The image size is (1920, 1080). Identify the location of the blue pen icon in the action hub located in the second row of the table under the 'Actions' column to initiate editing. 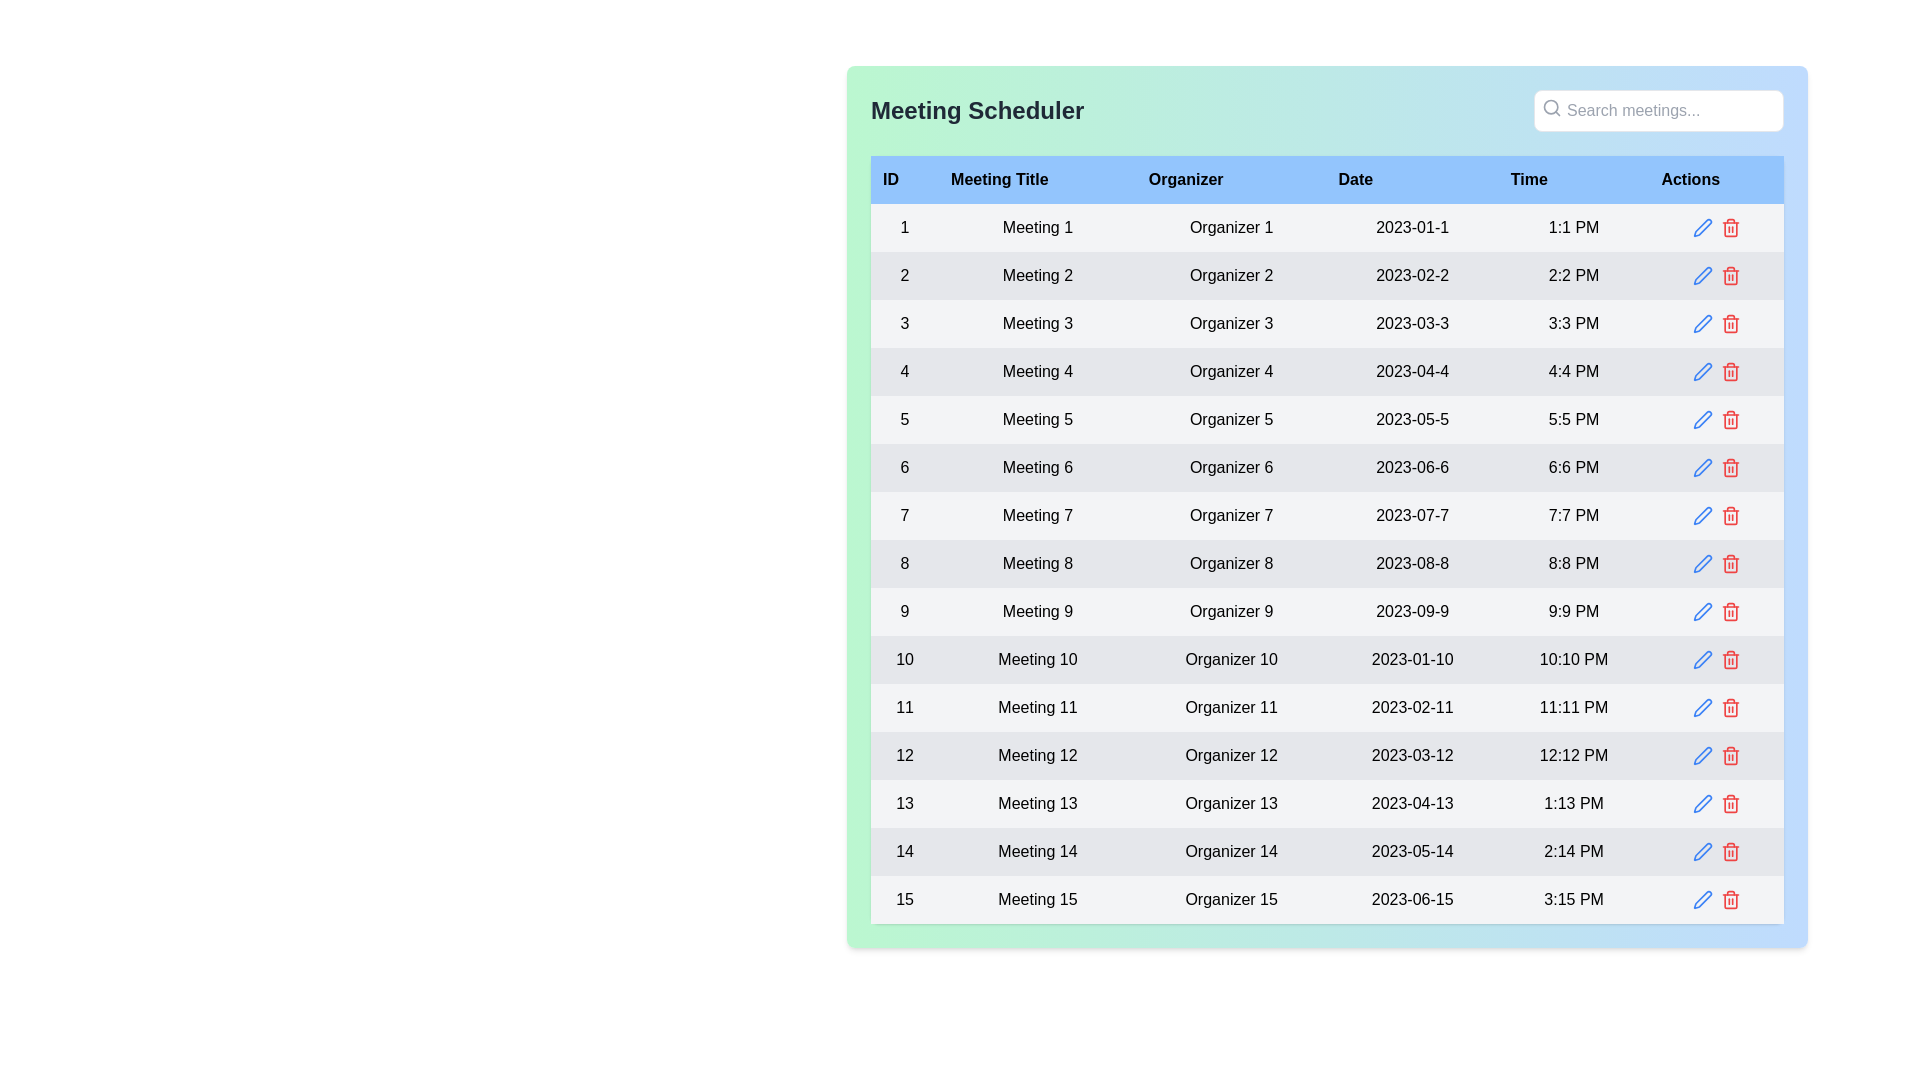
(1715, 276).